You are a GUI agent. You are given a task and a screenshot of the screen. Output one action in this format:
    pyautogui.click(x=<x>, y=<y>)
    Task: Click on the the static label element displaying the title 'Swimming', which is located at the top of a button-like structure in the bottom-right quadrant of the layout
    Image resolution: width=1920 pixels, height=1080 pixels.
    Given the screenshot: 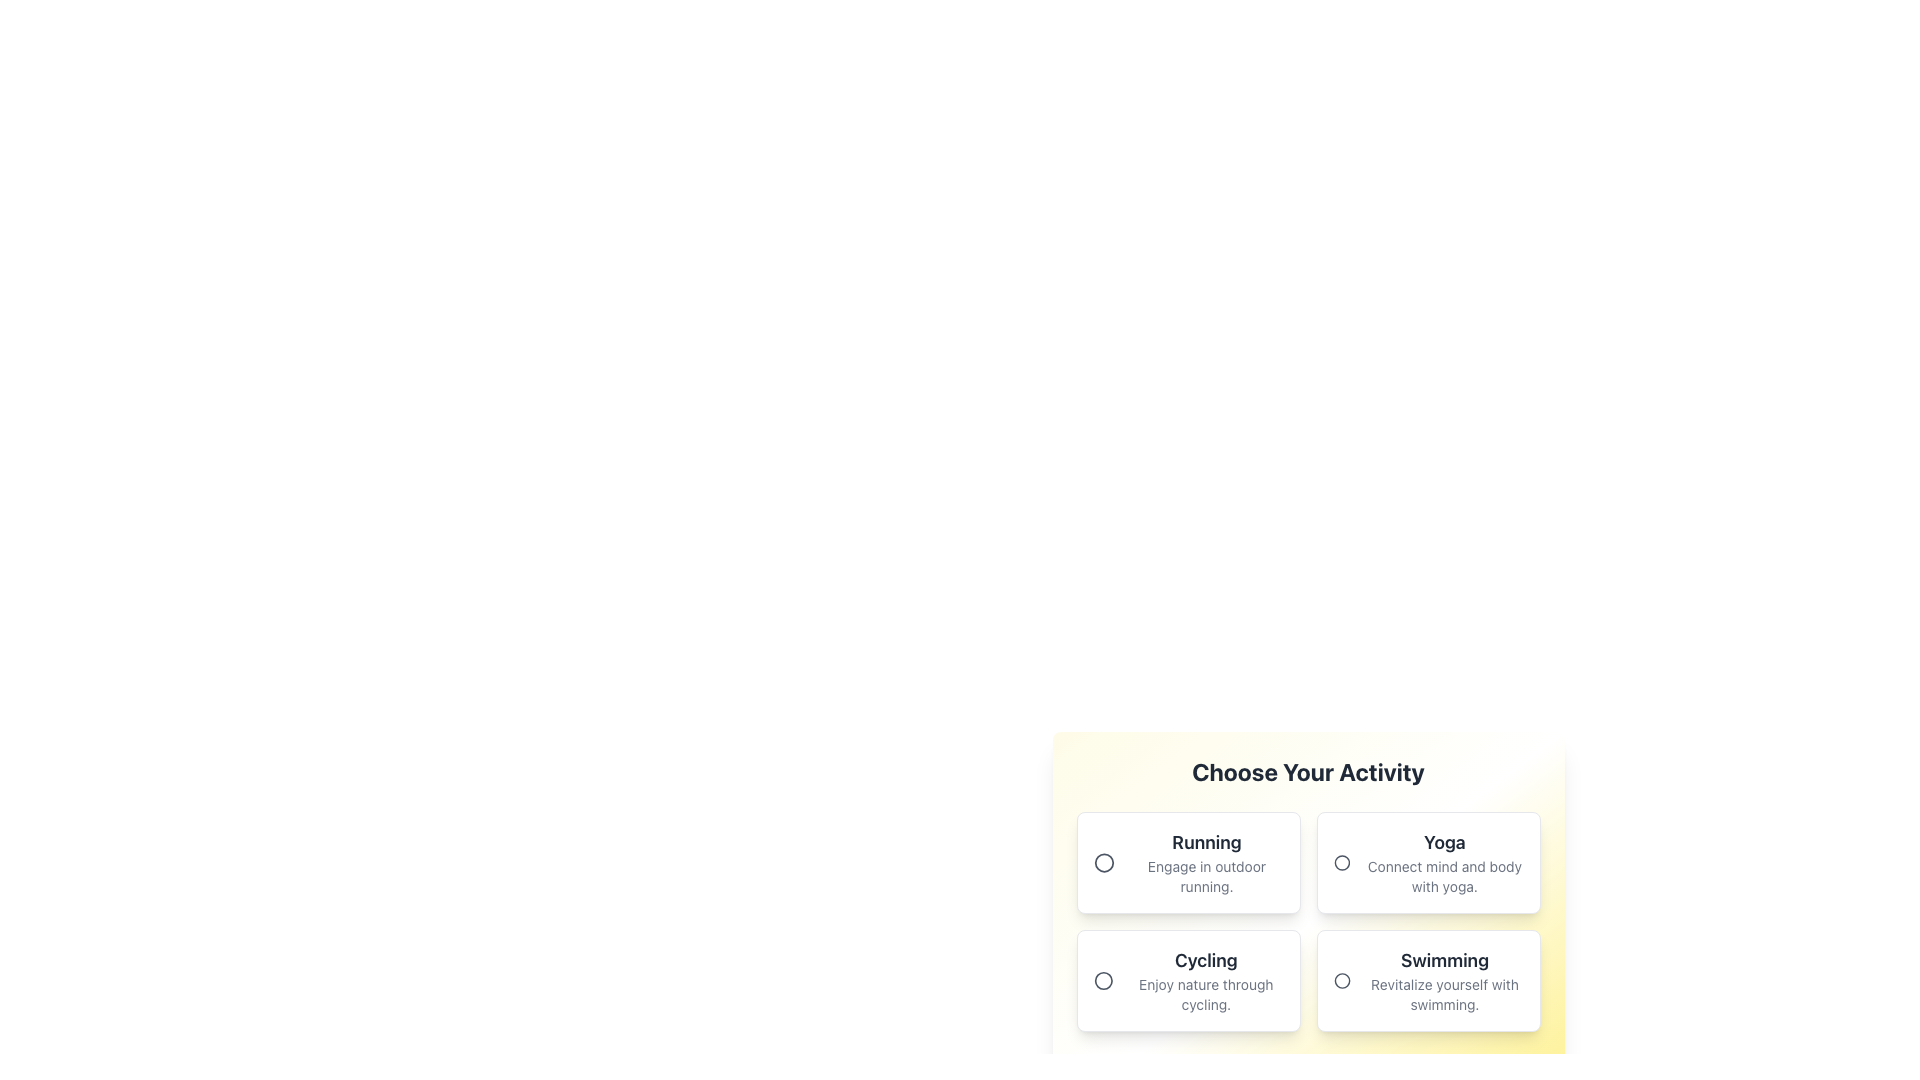 What is the action you would take?
    pyautogui.click(x=1444, y=959)
    